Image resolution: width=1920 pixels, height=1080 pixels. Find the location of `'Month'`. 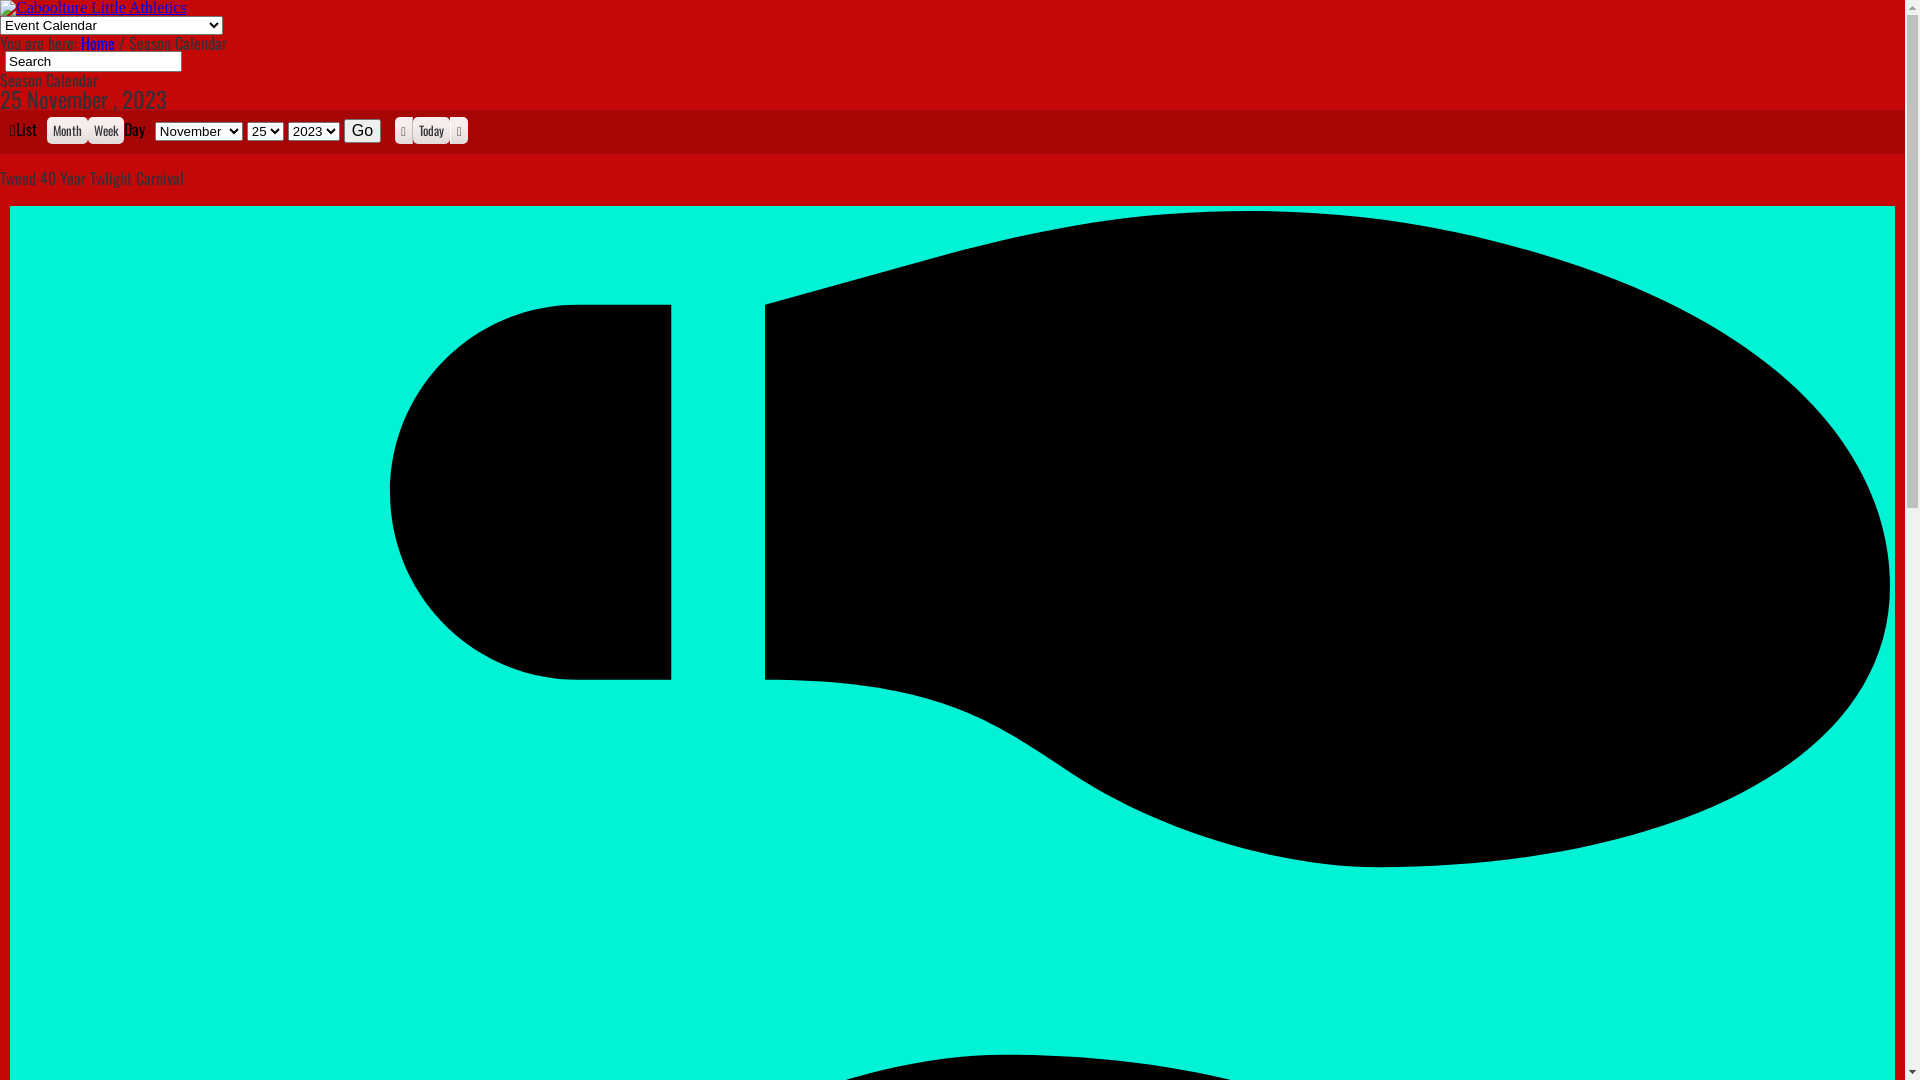

'Month' is located at coordinates (67, 130).